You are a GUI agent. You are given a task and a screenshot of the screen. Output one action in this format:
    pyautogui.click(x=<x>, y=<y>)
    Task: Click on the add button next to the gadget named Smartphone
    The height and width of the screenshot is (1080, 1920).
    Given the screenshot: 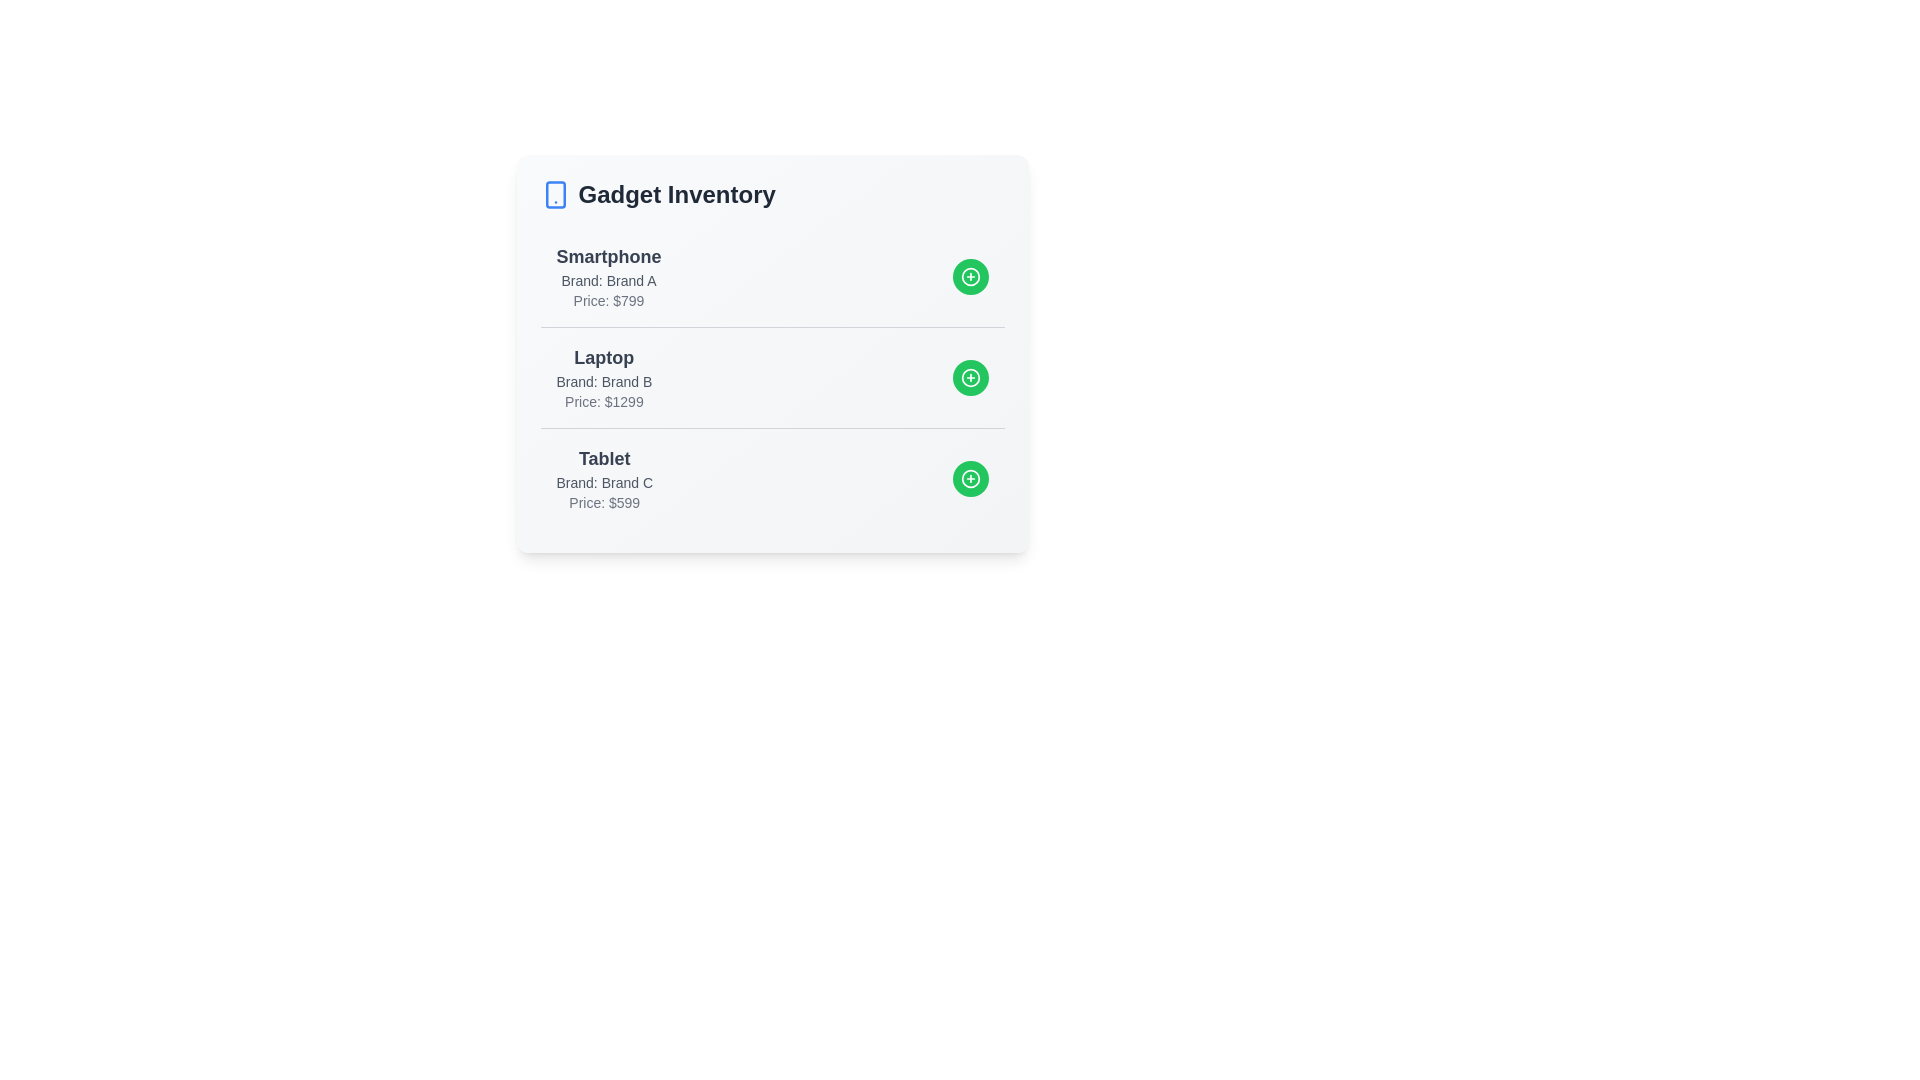 What is the action you would take?
    pyautogui.click(x=970, y=277)
    